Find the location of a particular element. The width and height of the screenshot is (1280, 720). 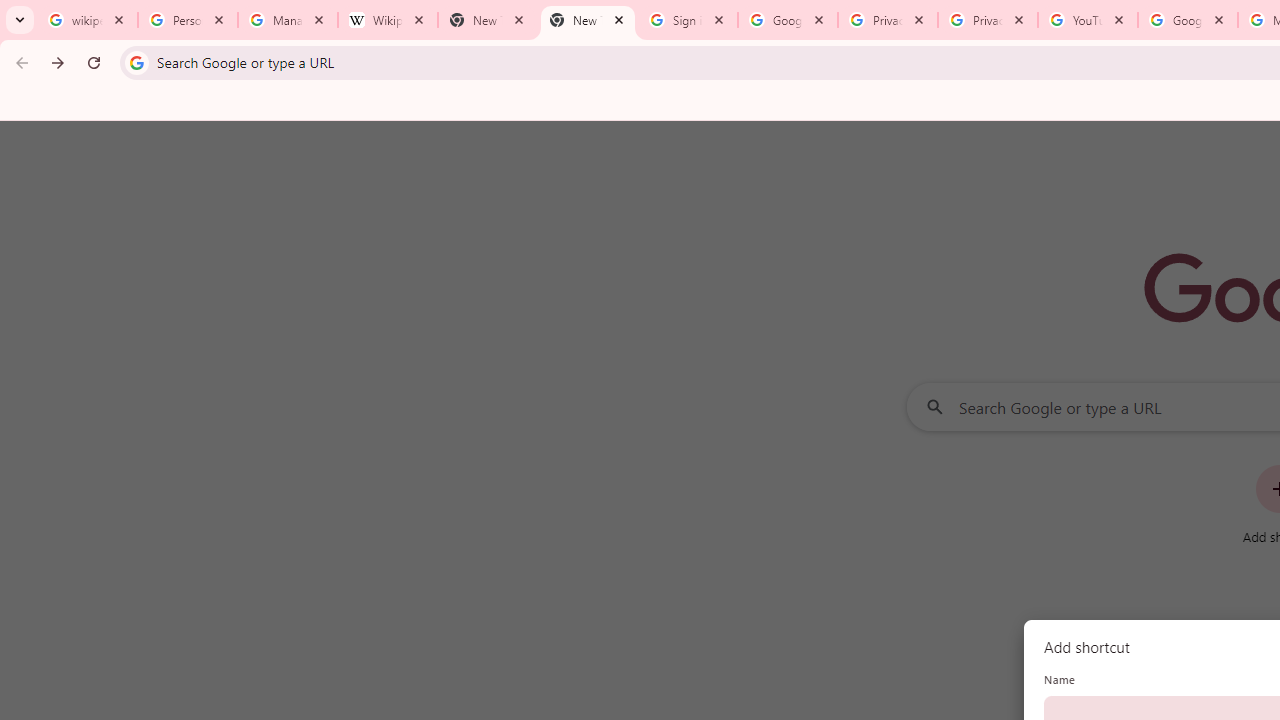

'Manage your Location History - Google Search Help' is located at coordinates (287, 20).